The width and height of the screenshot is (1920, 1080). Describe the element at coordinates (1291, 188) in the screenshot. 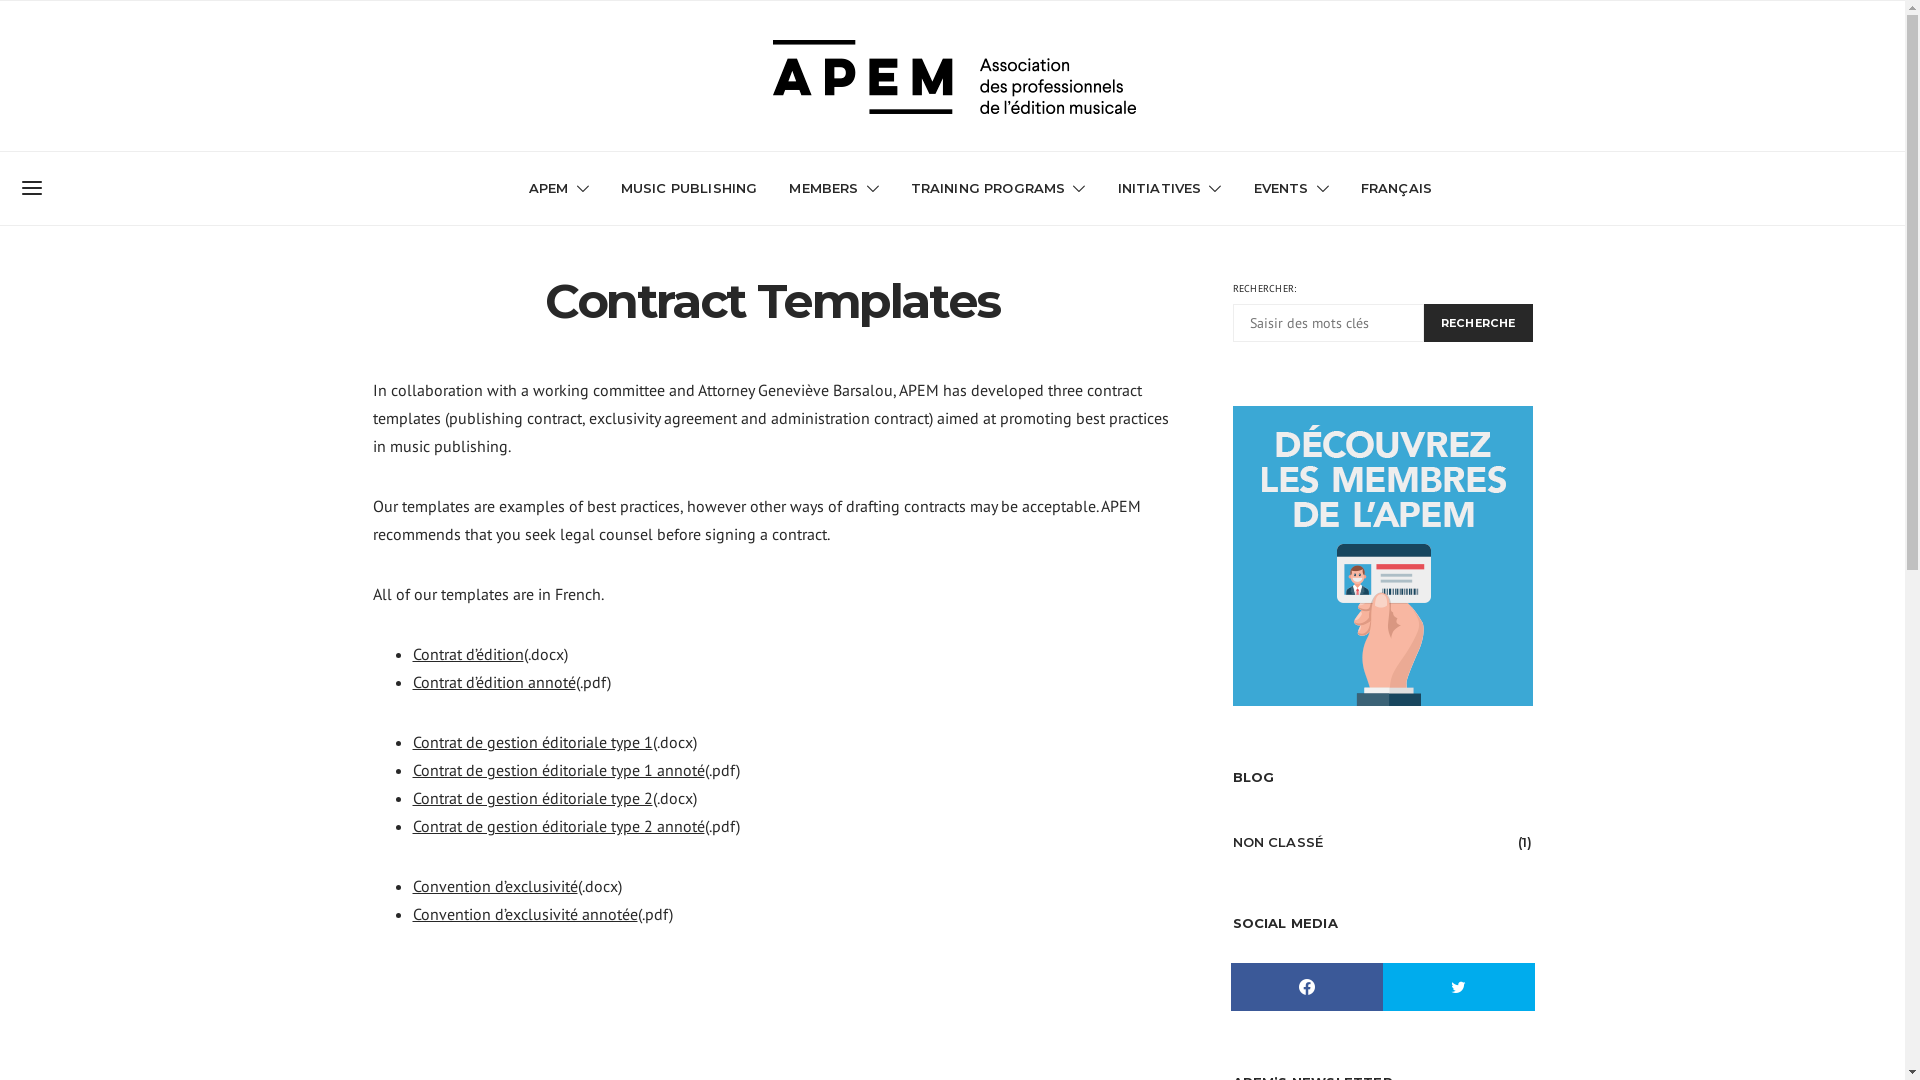

I see `'EVENTS'` at that location.